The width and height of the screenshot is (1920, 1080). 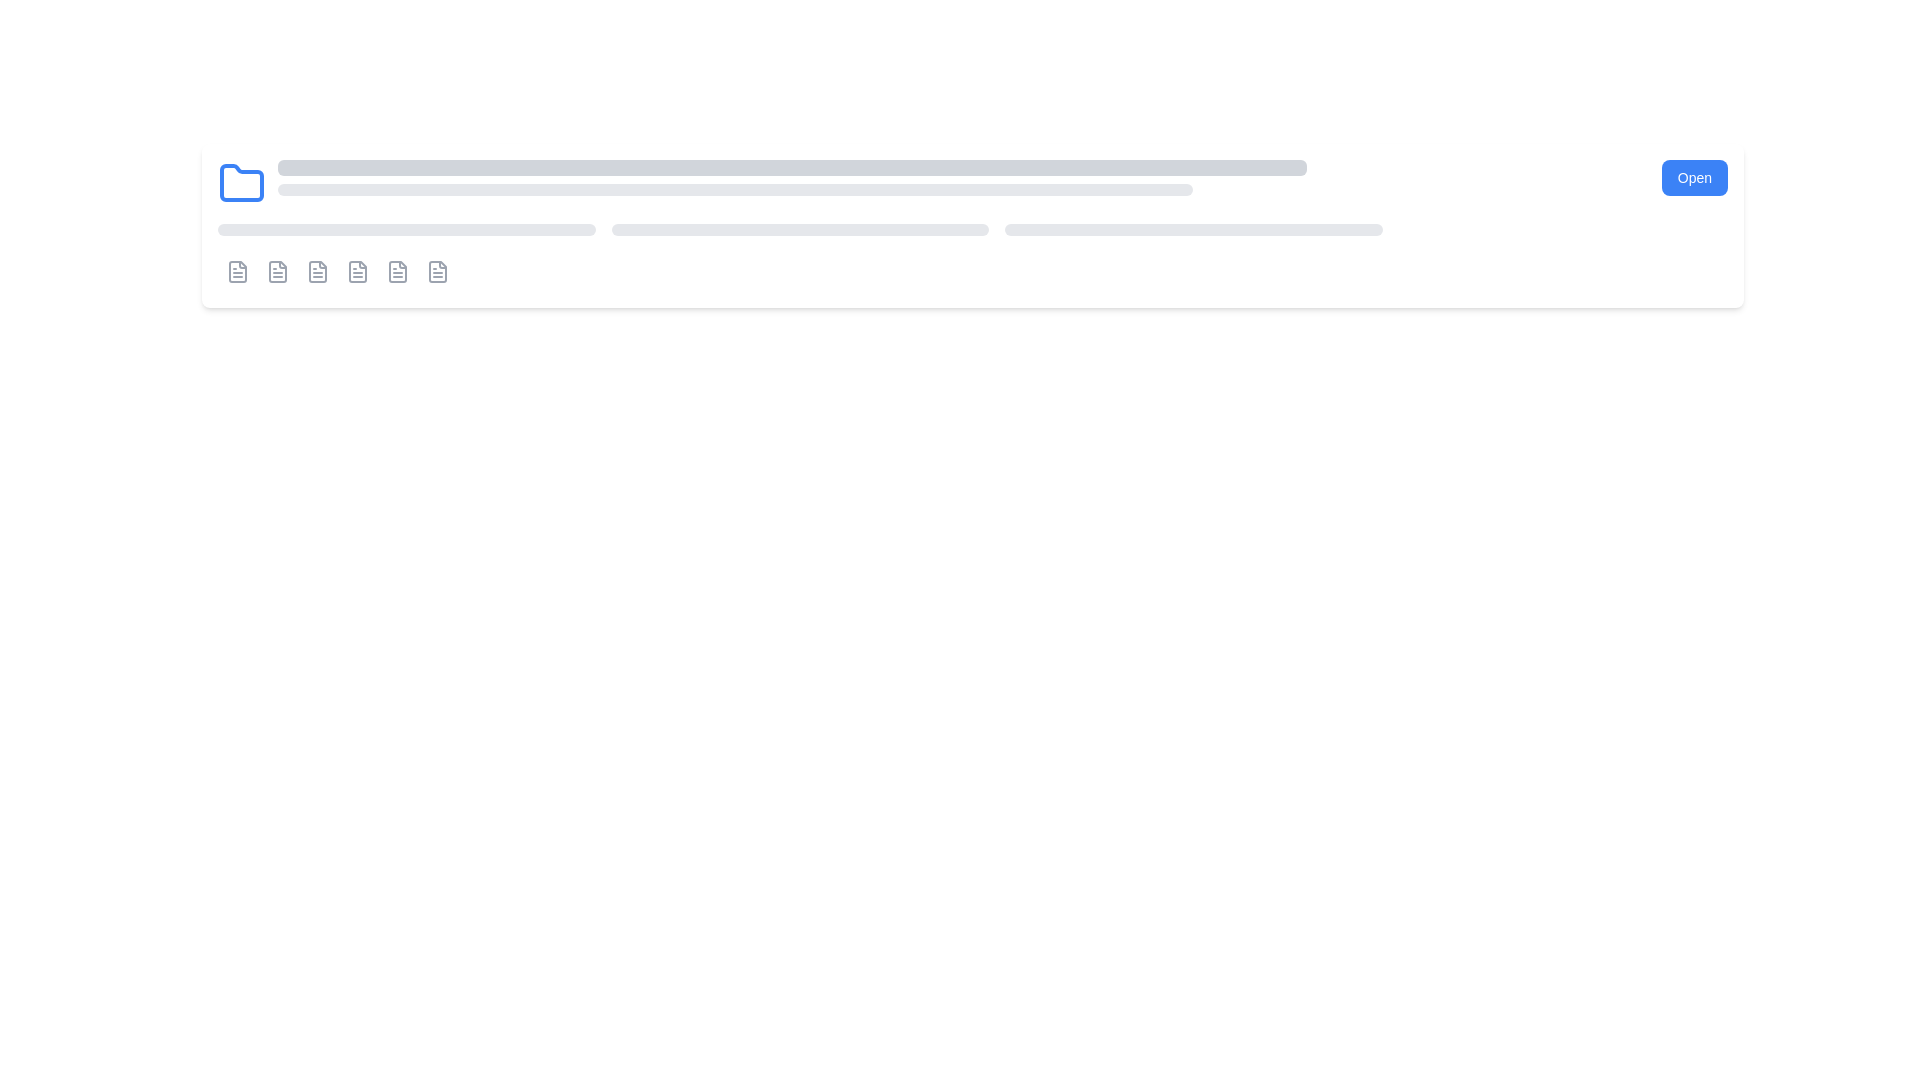 I want to click on the third file icon in the horizontal row that resembles a document or text file with a gray color scheme and internal horizontal lines indicating text content, so click(x=277, y=272).